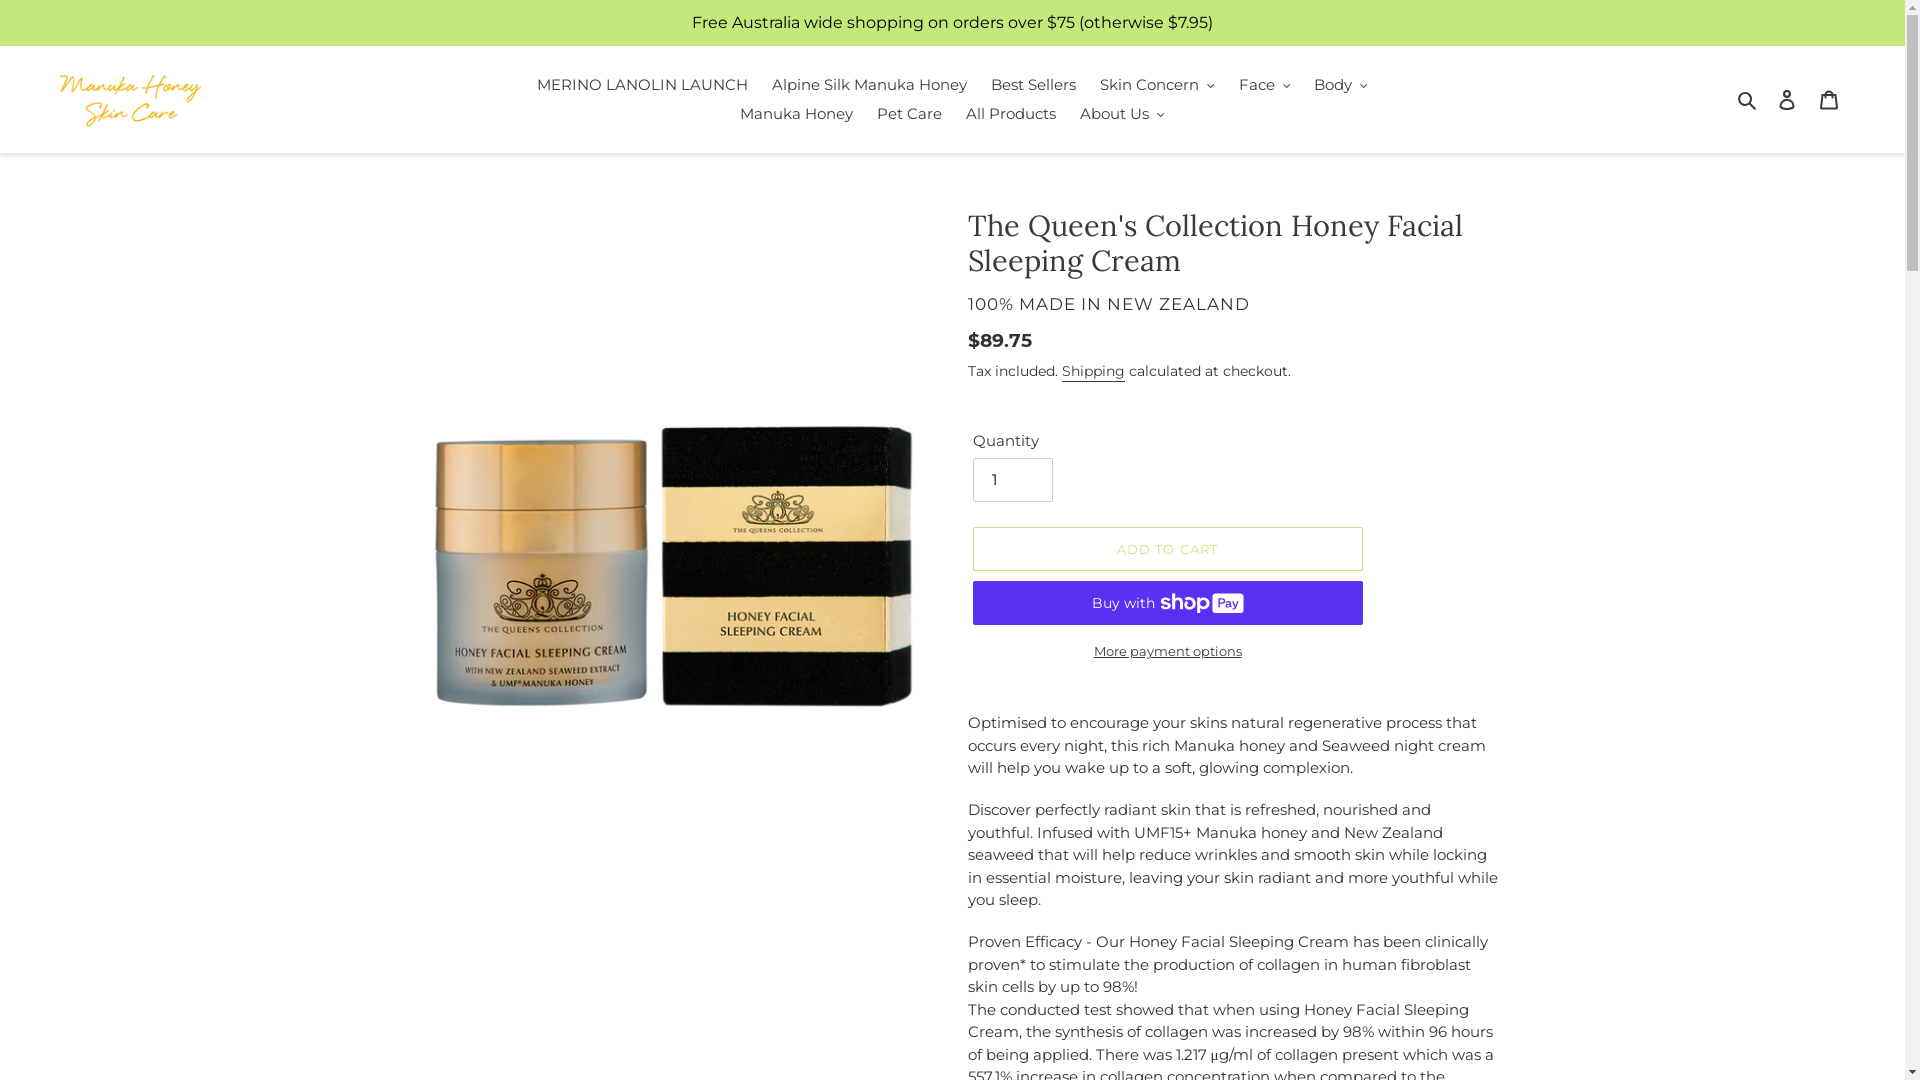  What do you see at coordinates (1069, 114) in the screenshot?
I see `'About Us'` at bounding box center [1069, 114].